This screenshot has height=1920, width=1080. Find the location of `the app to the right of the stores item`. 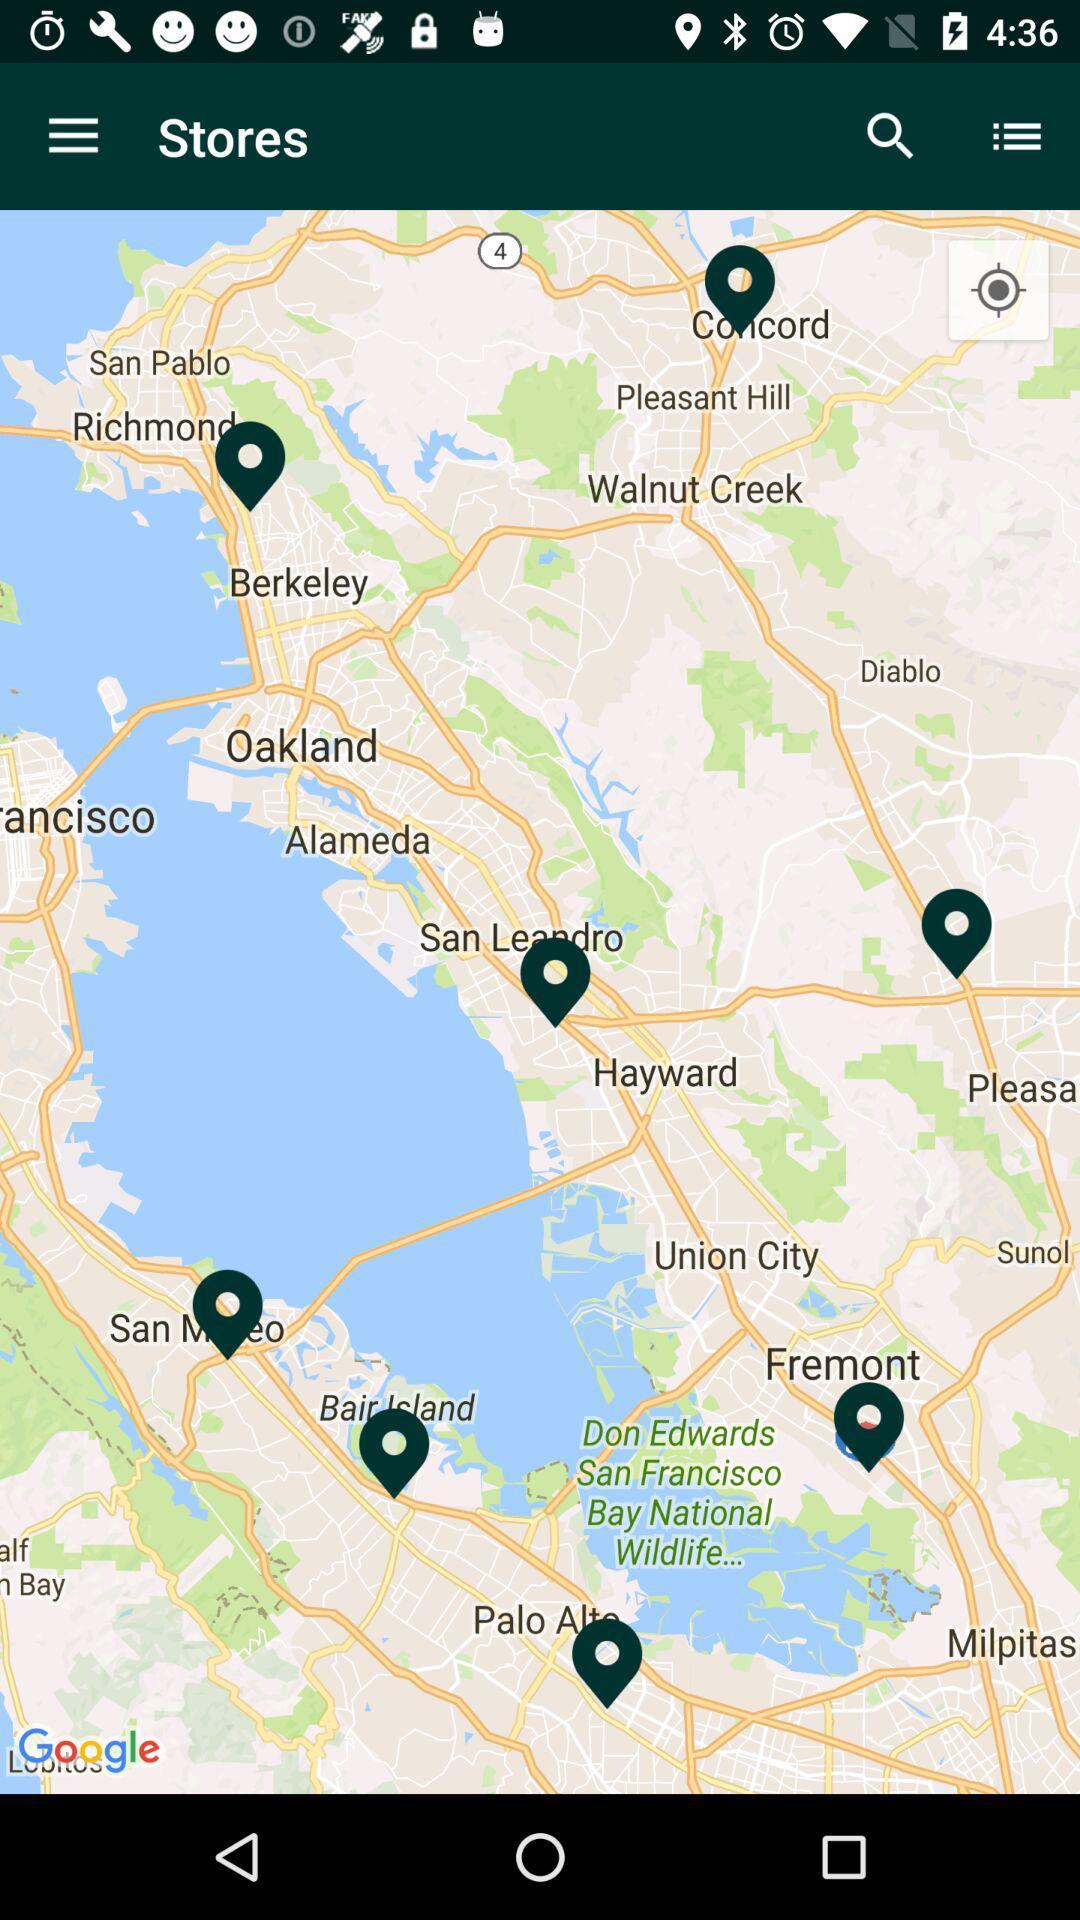

the app to the right of the stores item is located at coordinates (890, 135).